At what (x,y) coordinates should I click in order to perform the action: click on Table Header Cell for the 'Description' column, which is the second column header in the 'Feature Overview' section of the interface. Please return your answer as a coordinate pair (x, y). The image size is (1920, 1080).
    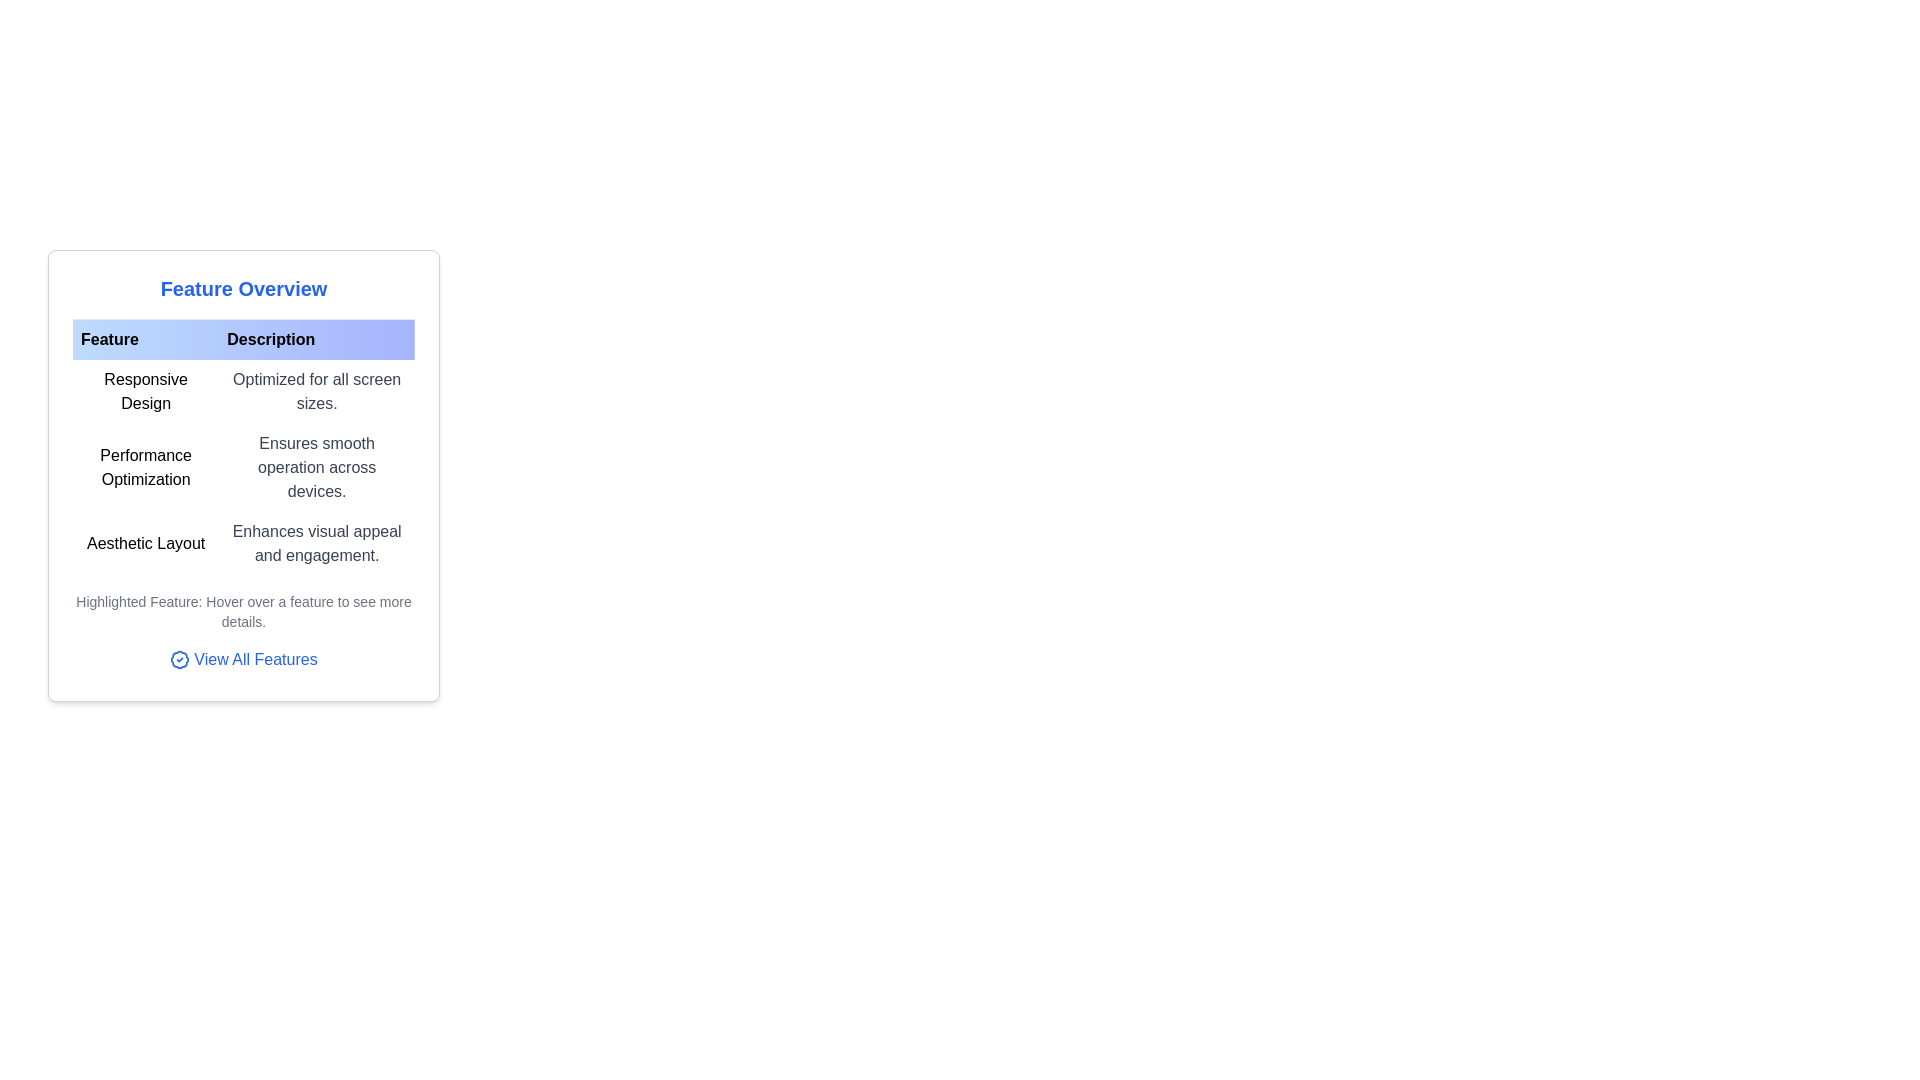
    Looking at the image, I should click on (316, 338).